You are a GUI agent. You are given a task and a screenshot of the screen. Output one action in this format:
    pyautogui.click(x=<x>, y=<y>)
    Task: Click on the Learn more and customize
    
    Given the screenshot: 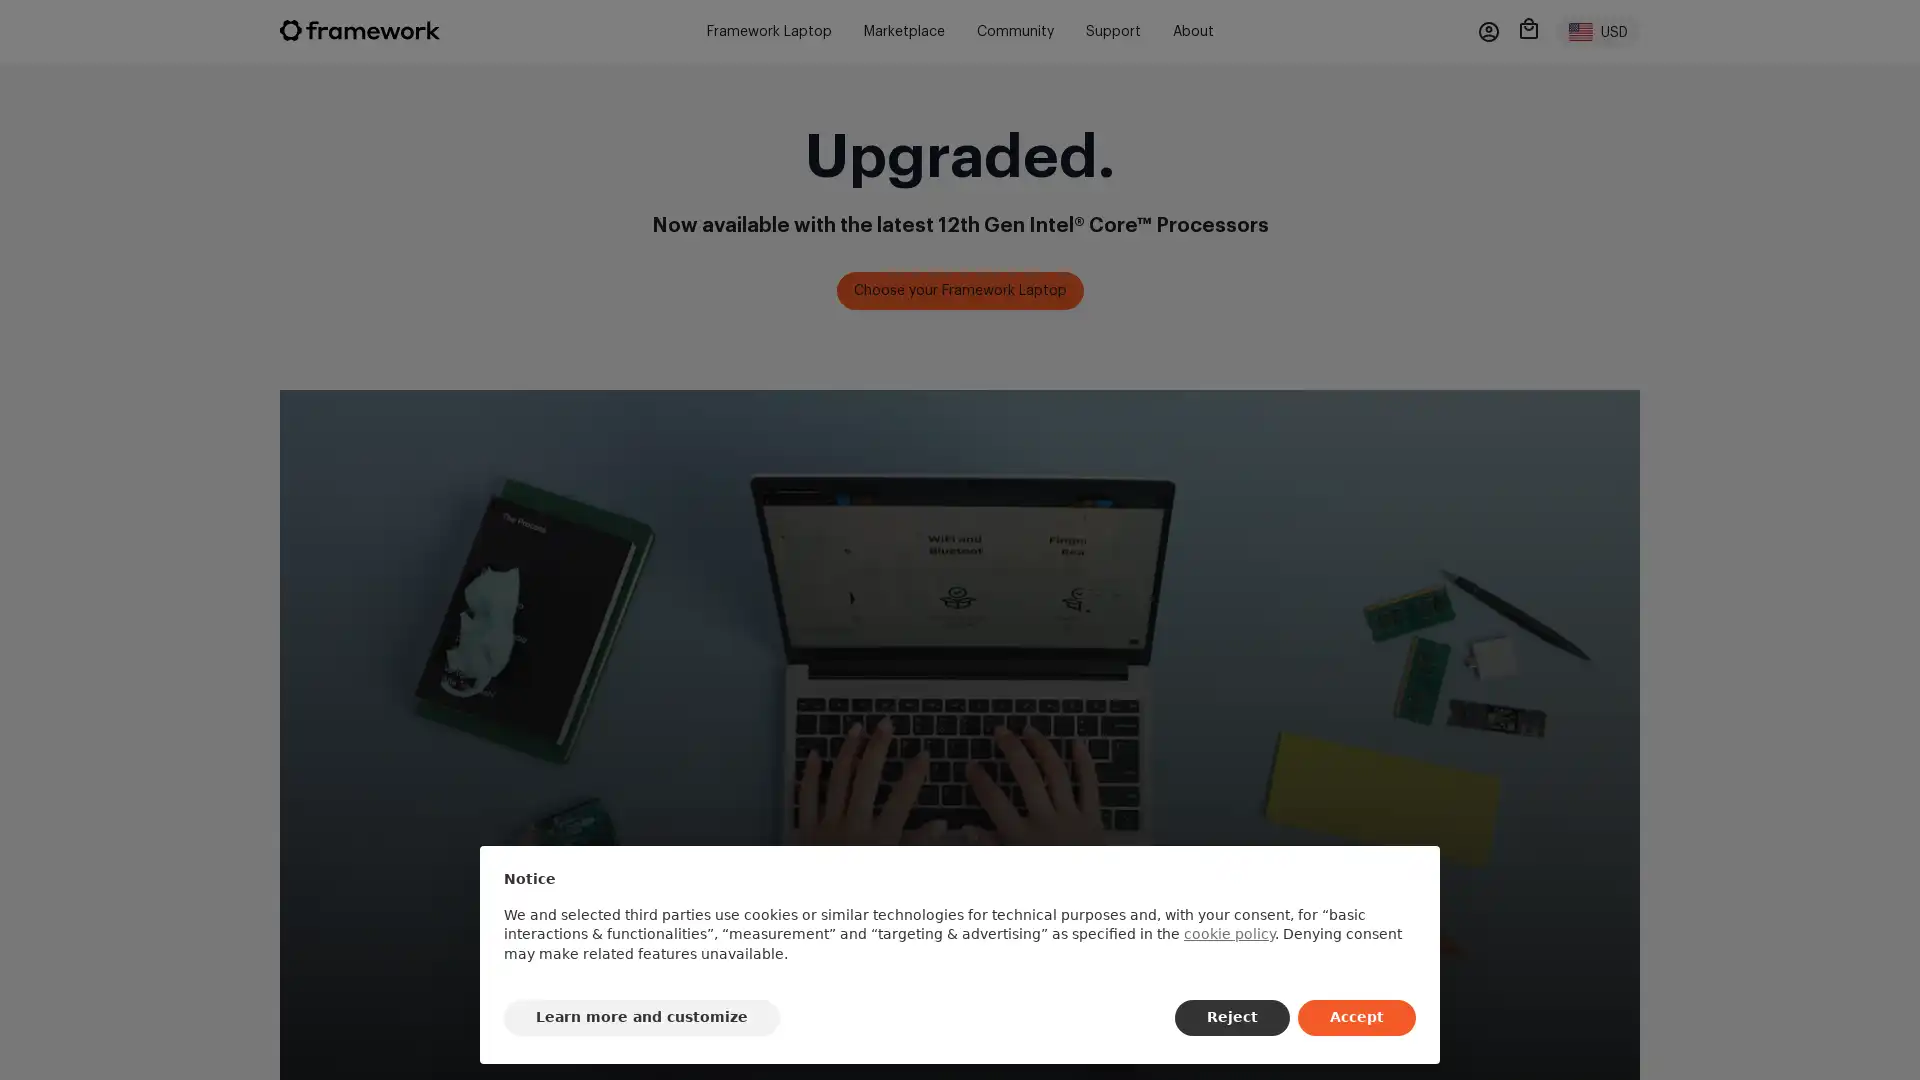 What is the action you would take?
    pyautogui.click(x=642, y=1018)
    